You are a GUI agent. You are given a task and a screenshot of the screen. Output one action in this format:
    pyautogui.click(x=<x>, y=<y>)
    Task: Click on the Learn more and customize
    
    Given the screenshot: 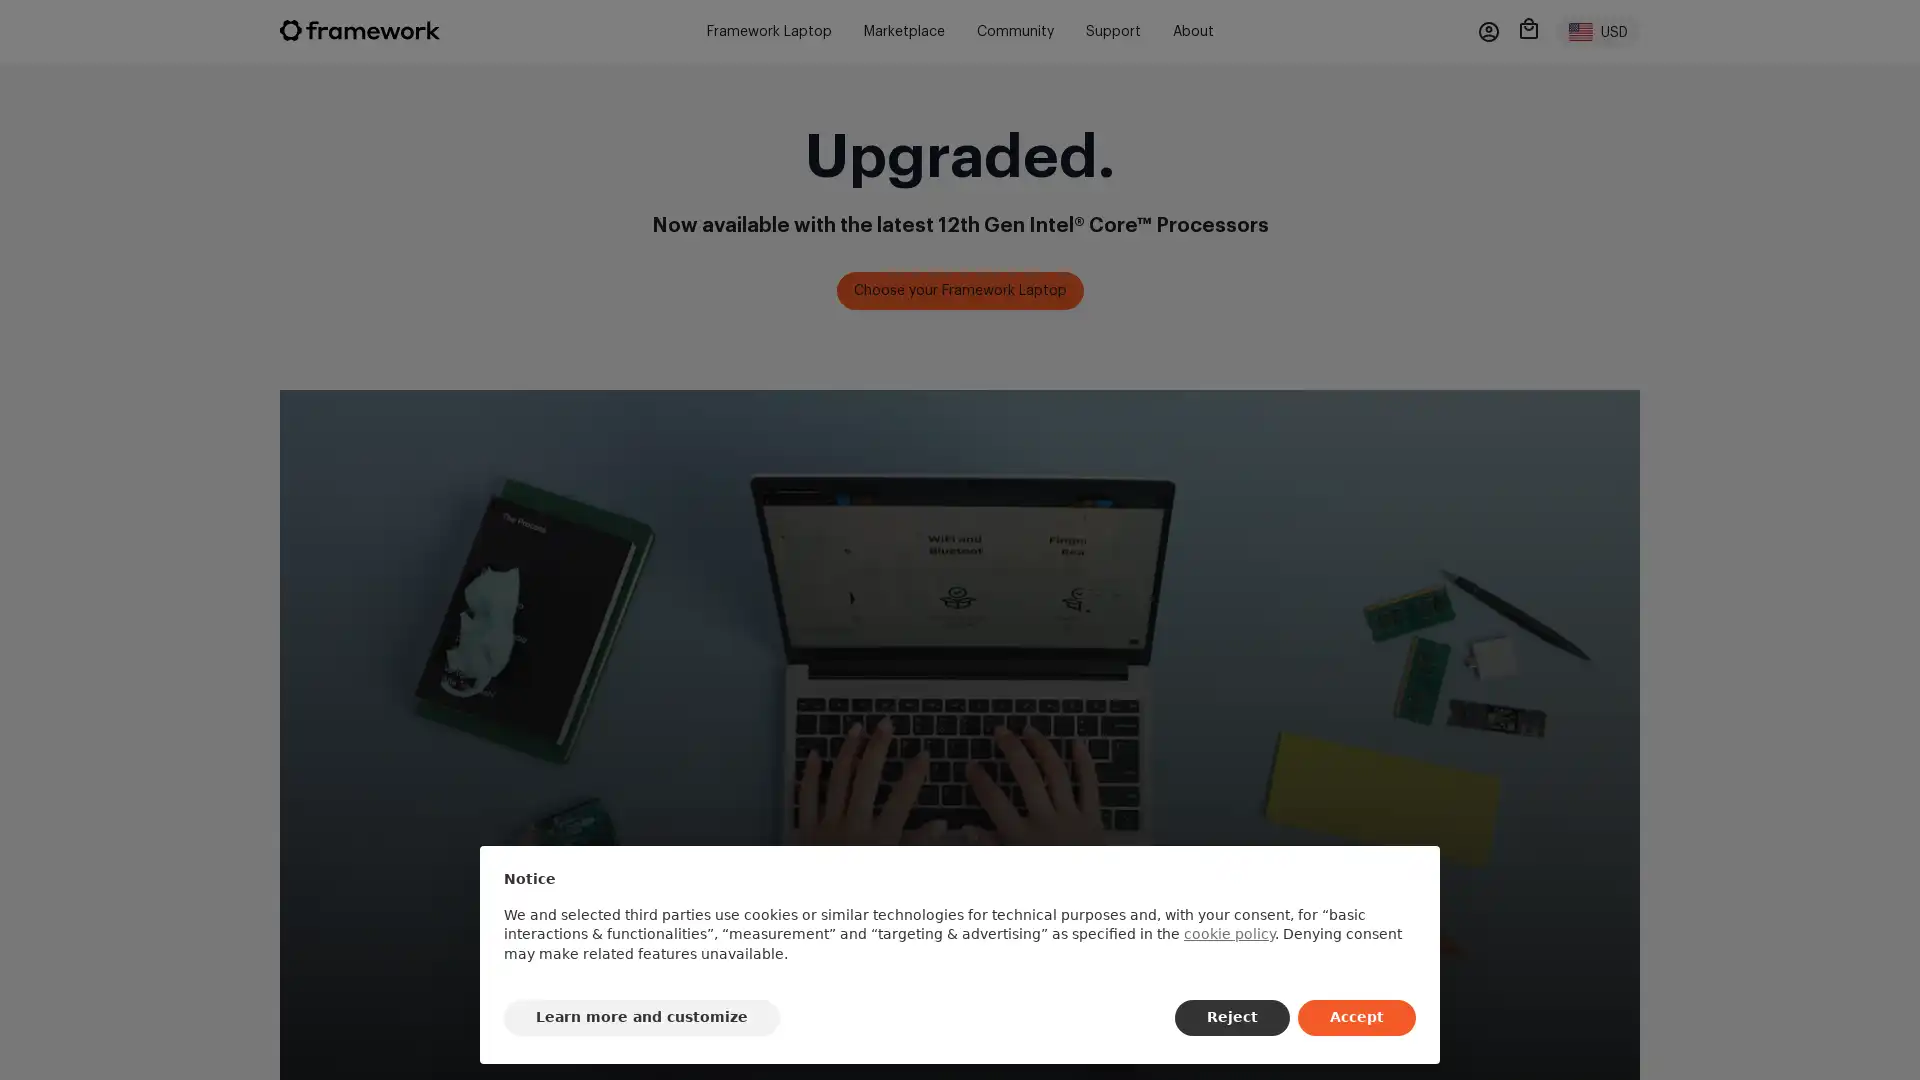 What is the action you would take?
    pyautogui.click(x=642, y=1018)
    